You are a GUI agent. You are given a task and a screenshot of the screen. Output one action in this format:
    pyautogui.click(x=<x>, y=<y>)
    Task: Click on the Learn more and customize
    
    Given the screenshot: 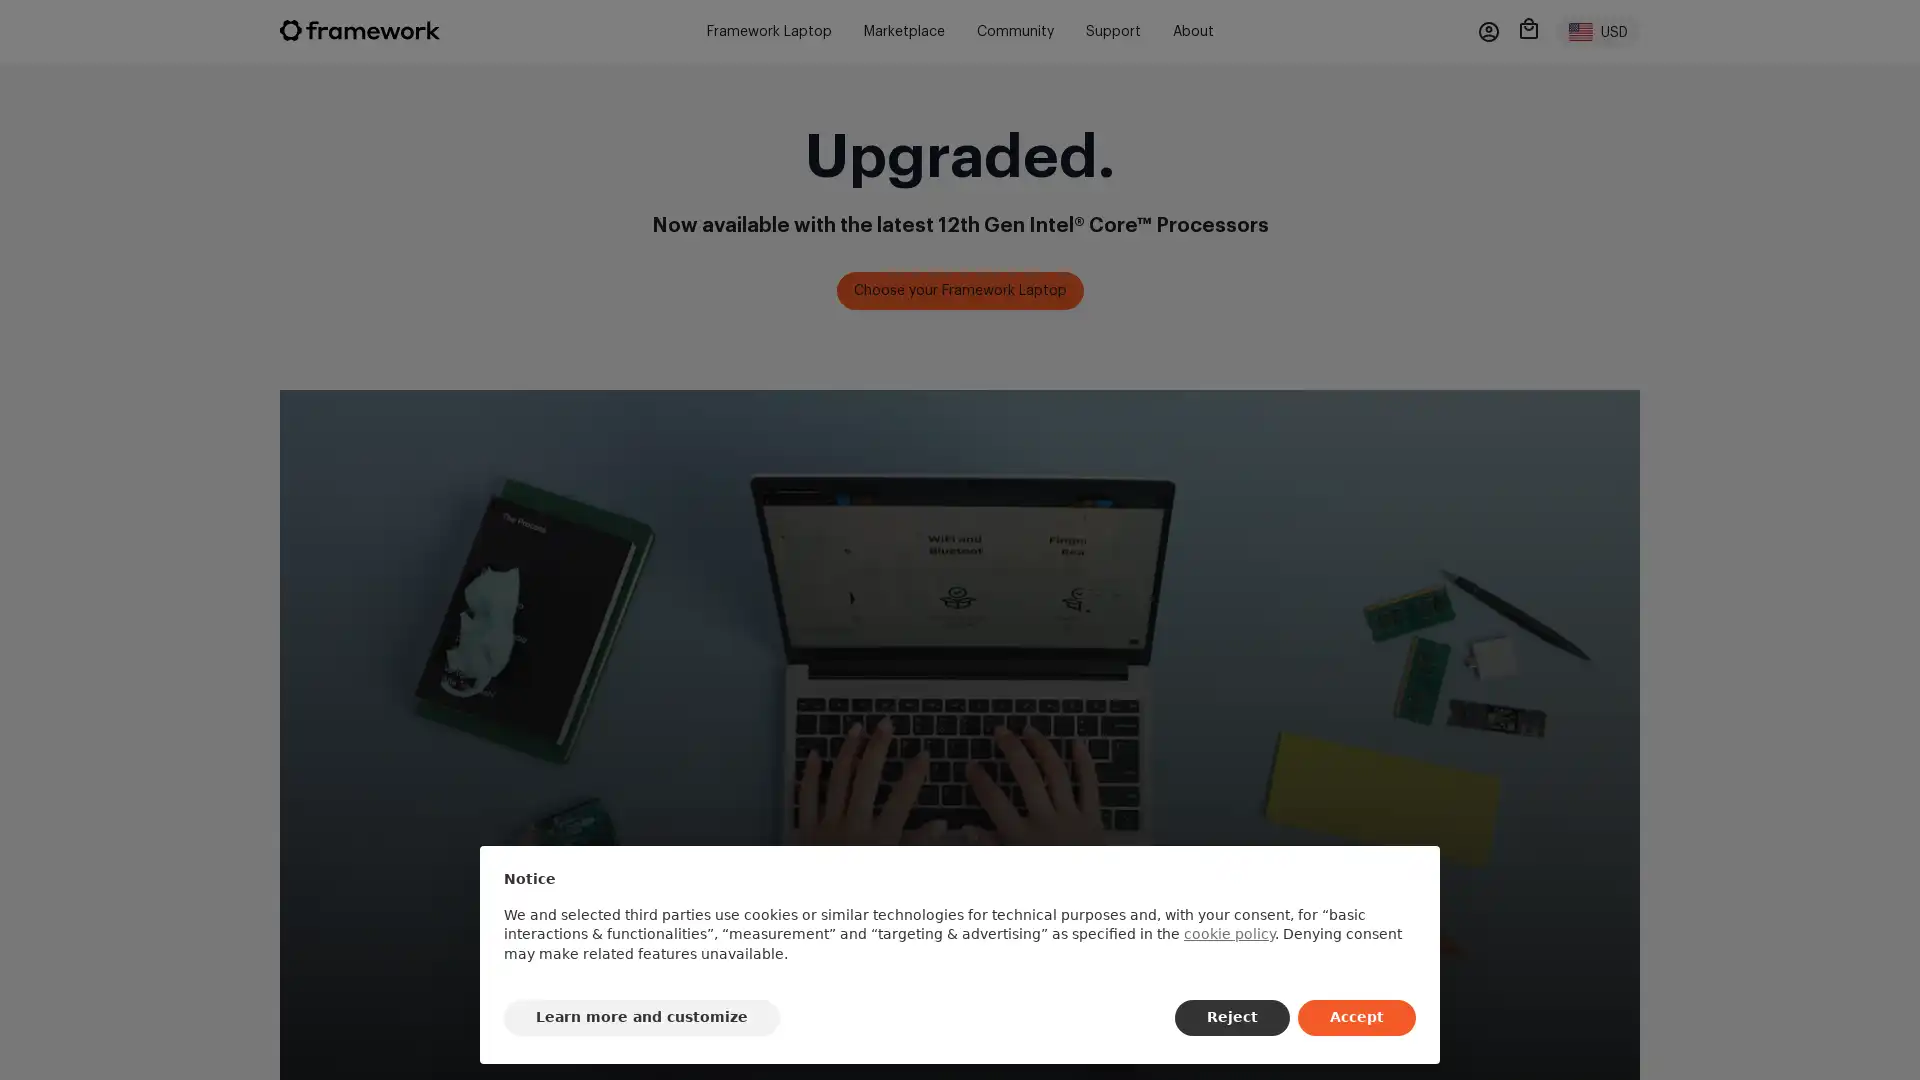 What is the action you would take?
    pyautogui.click(x=642, y=1018)
    